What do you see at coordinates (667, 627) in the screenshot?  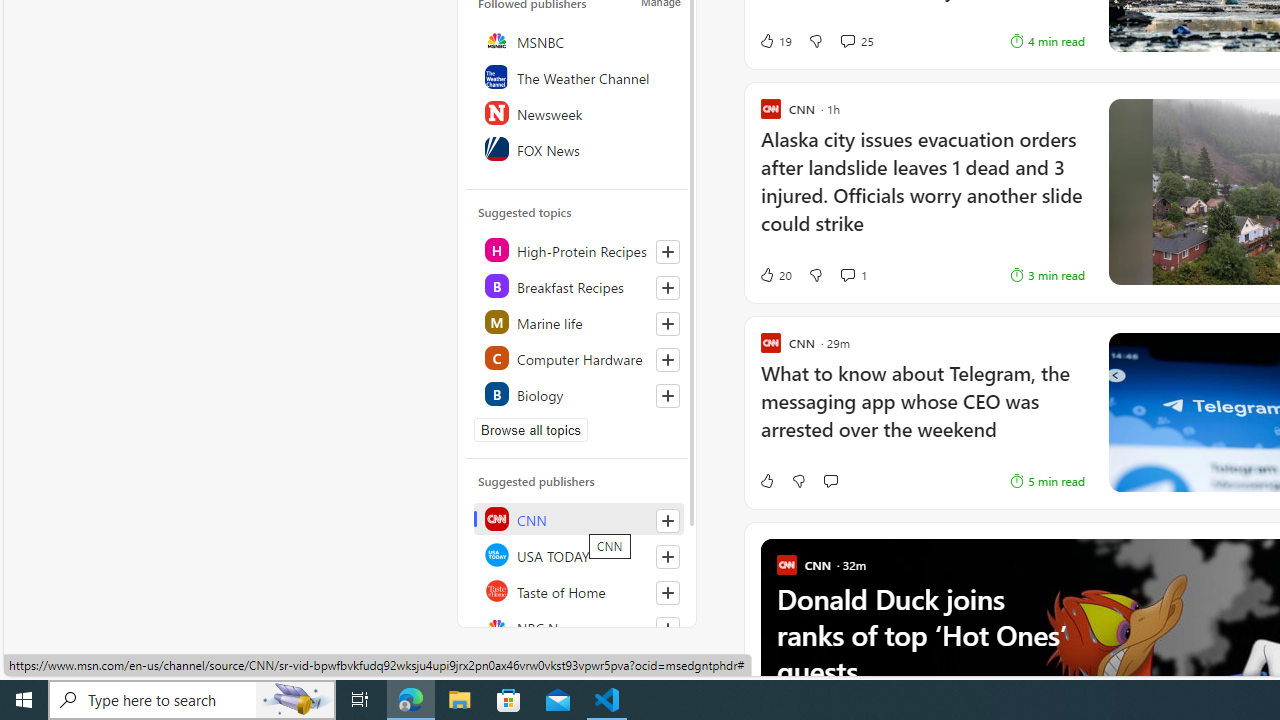 I see `'Follow this source'` at bounding box center [667, 627].